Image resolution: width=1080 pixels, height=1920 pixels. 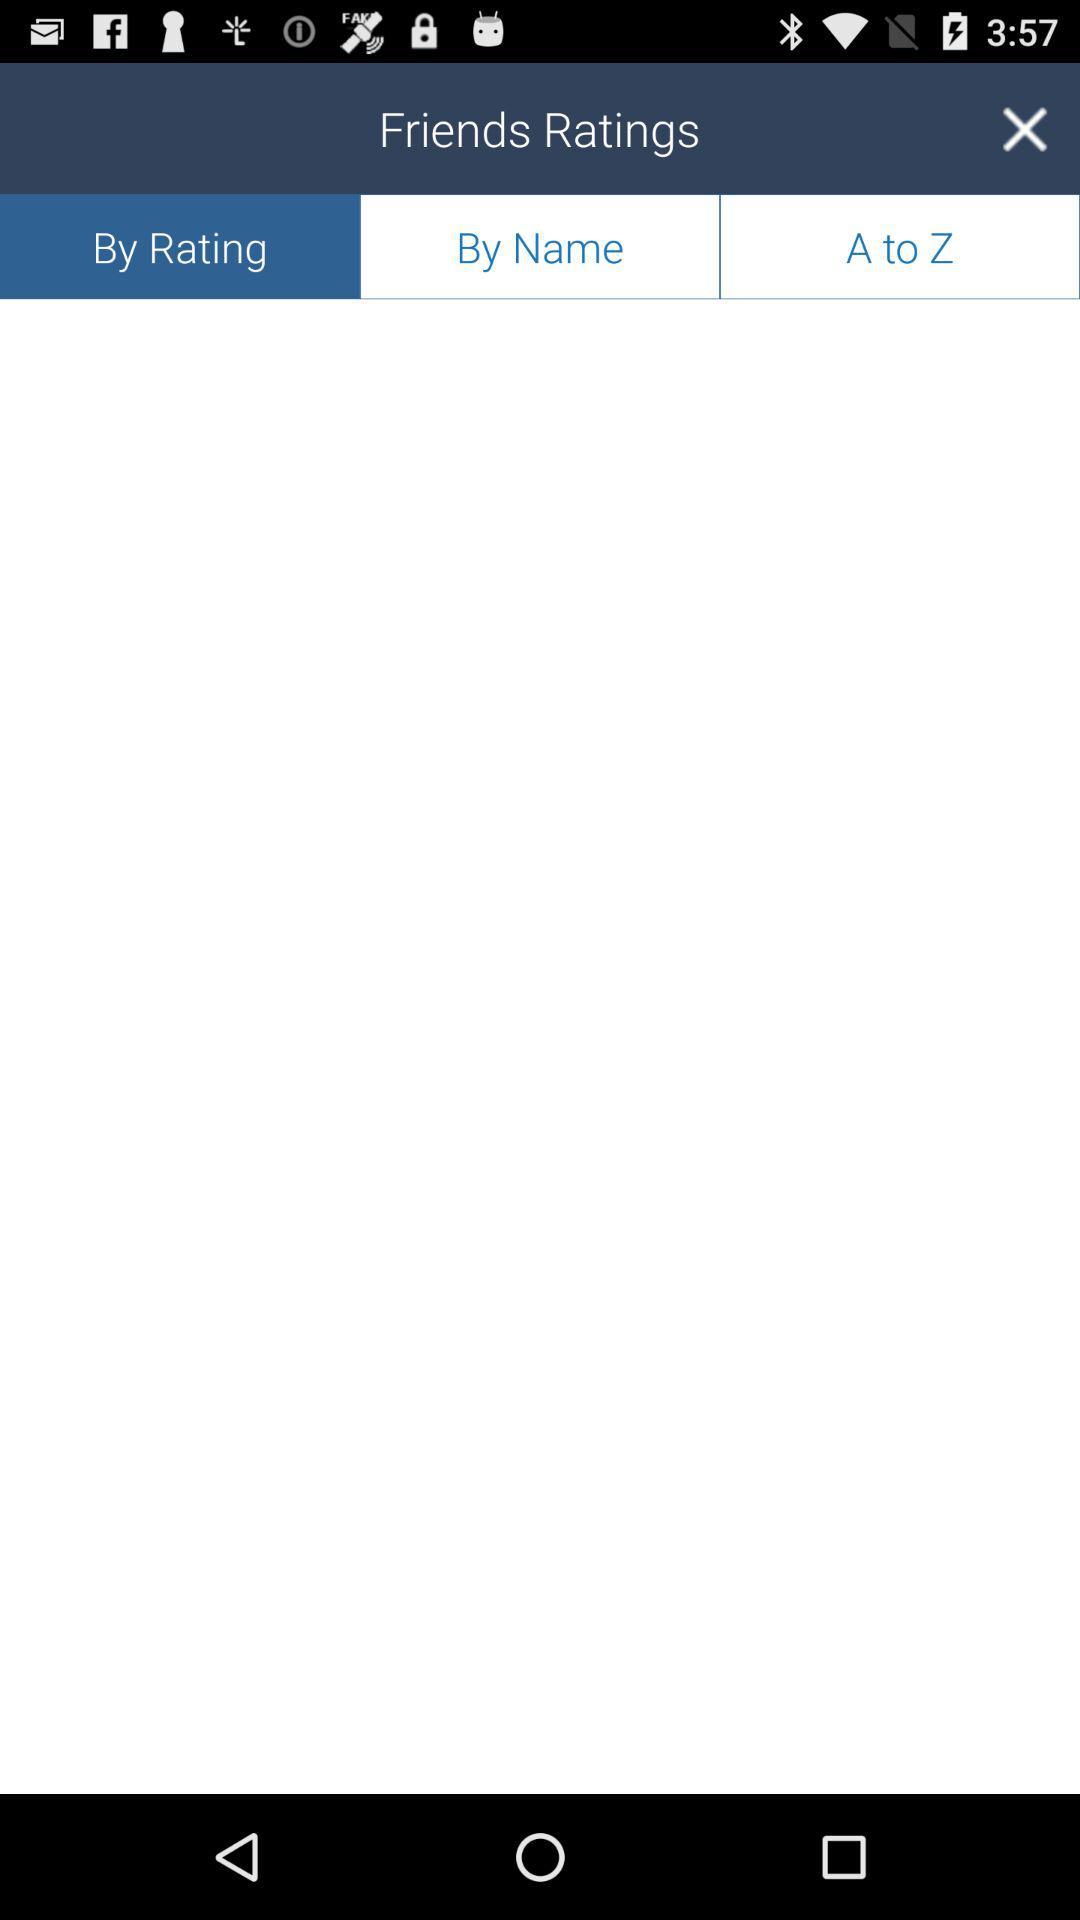 I want to click on the item above a to z, so click(x=1024, y=127).